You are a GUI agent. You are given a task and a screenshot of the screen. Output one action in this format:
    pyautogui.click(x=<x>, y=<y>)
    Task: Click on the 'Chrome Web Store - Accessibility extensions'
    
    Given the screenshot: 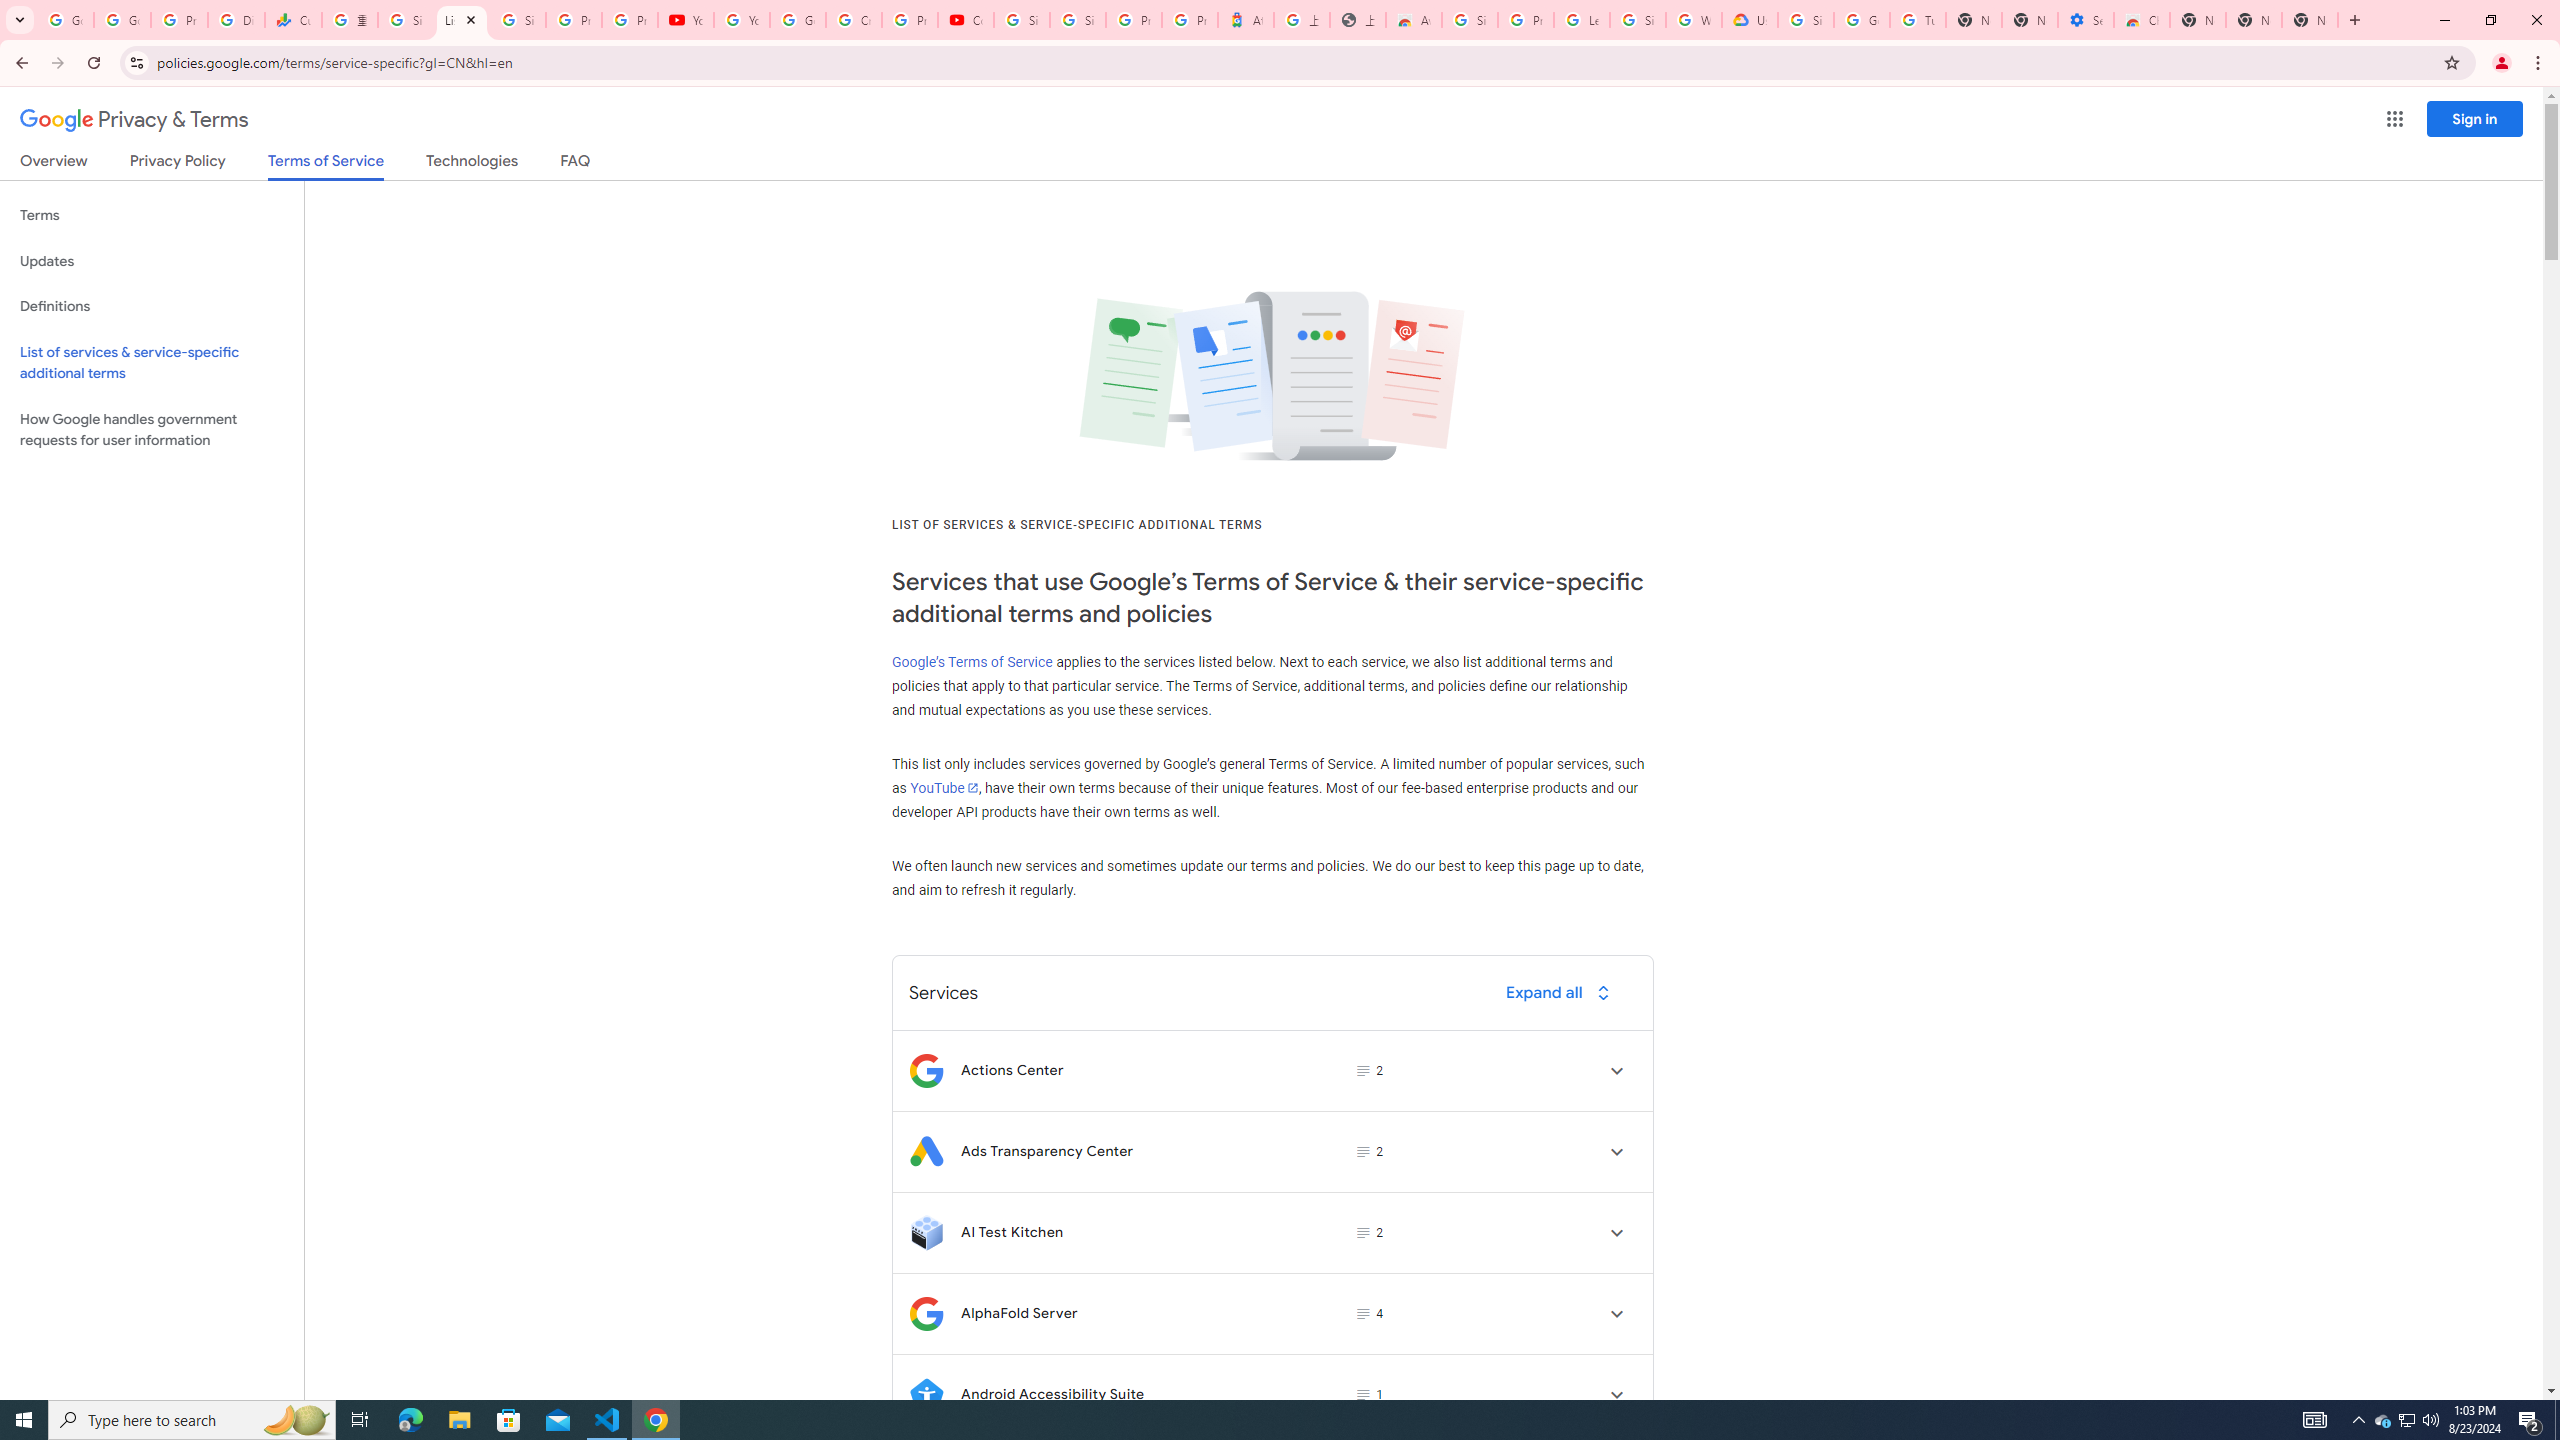 What is the action you would take?
    pyautogui.click(x=2140, y=19)
    